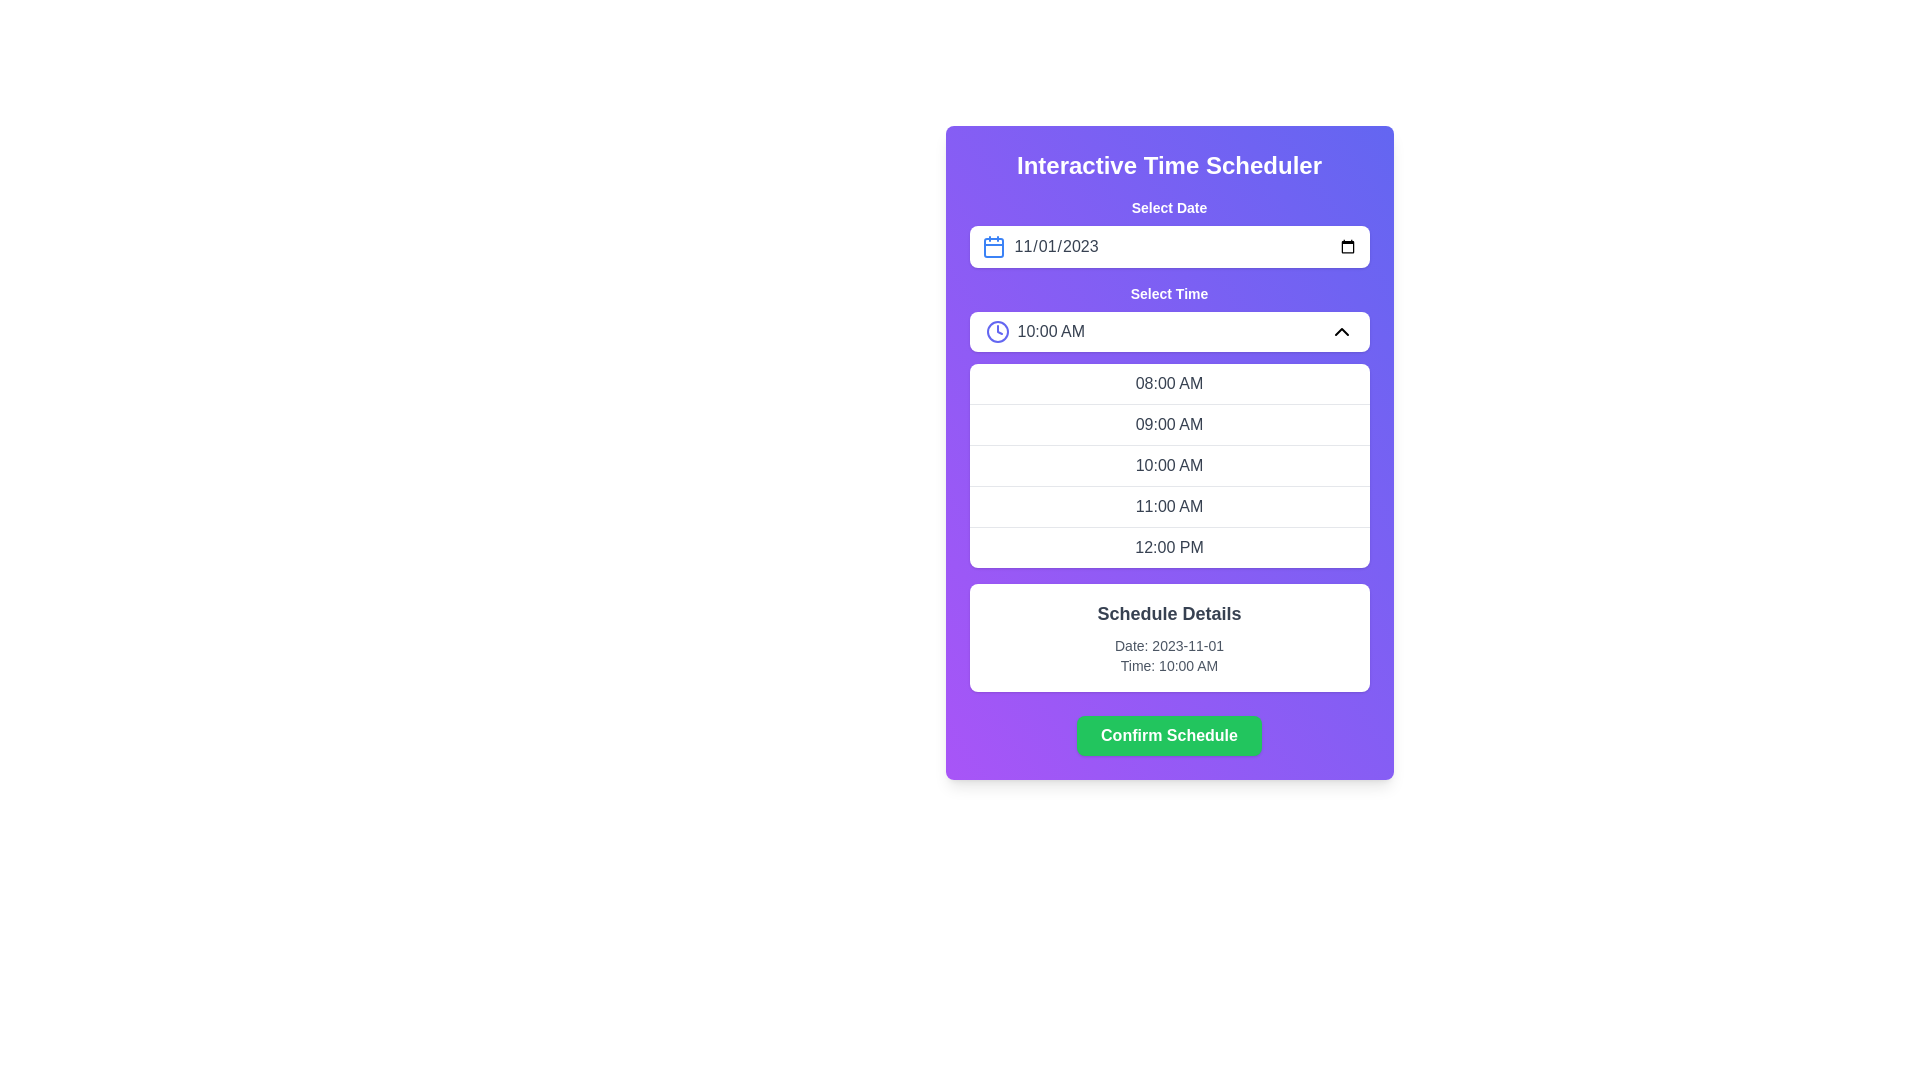 The image size is (1920, 1080). I want to click on the chevron pointing upwards icon located at the extreme right of the '10:00 AM' time slot to collapse the time selection dropdown when navigating via keyboard, so click(1341, 330).